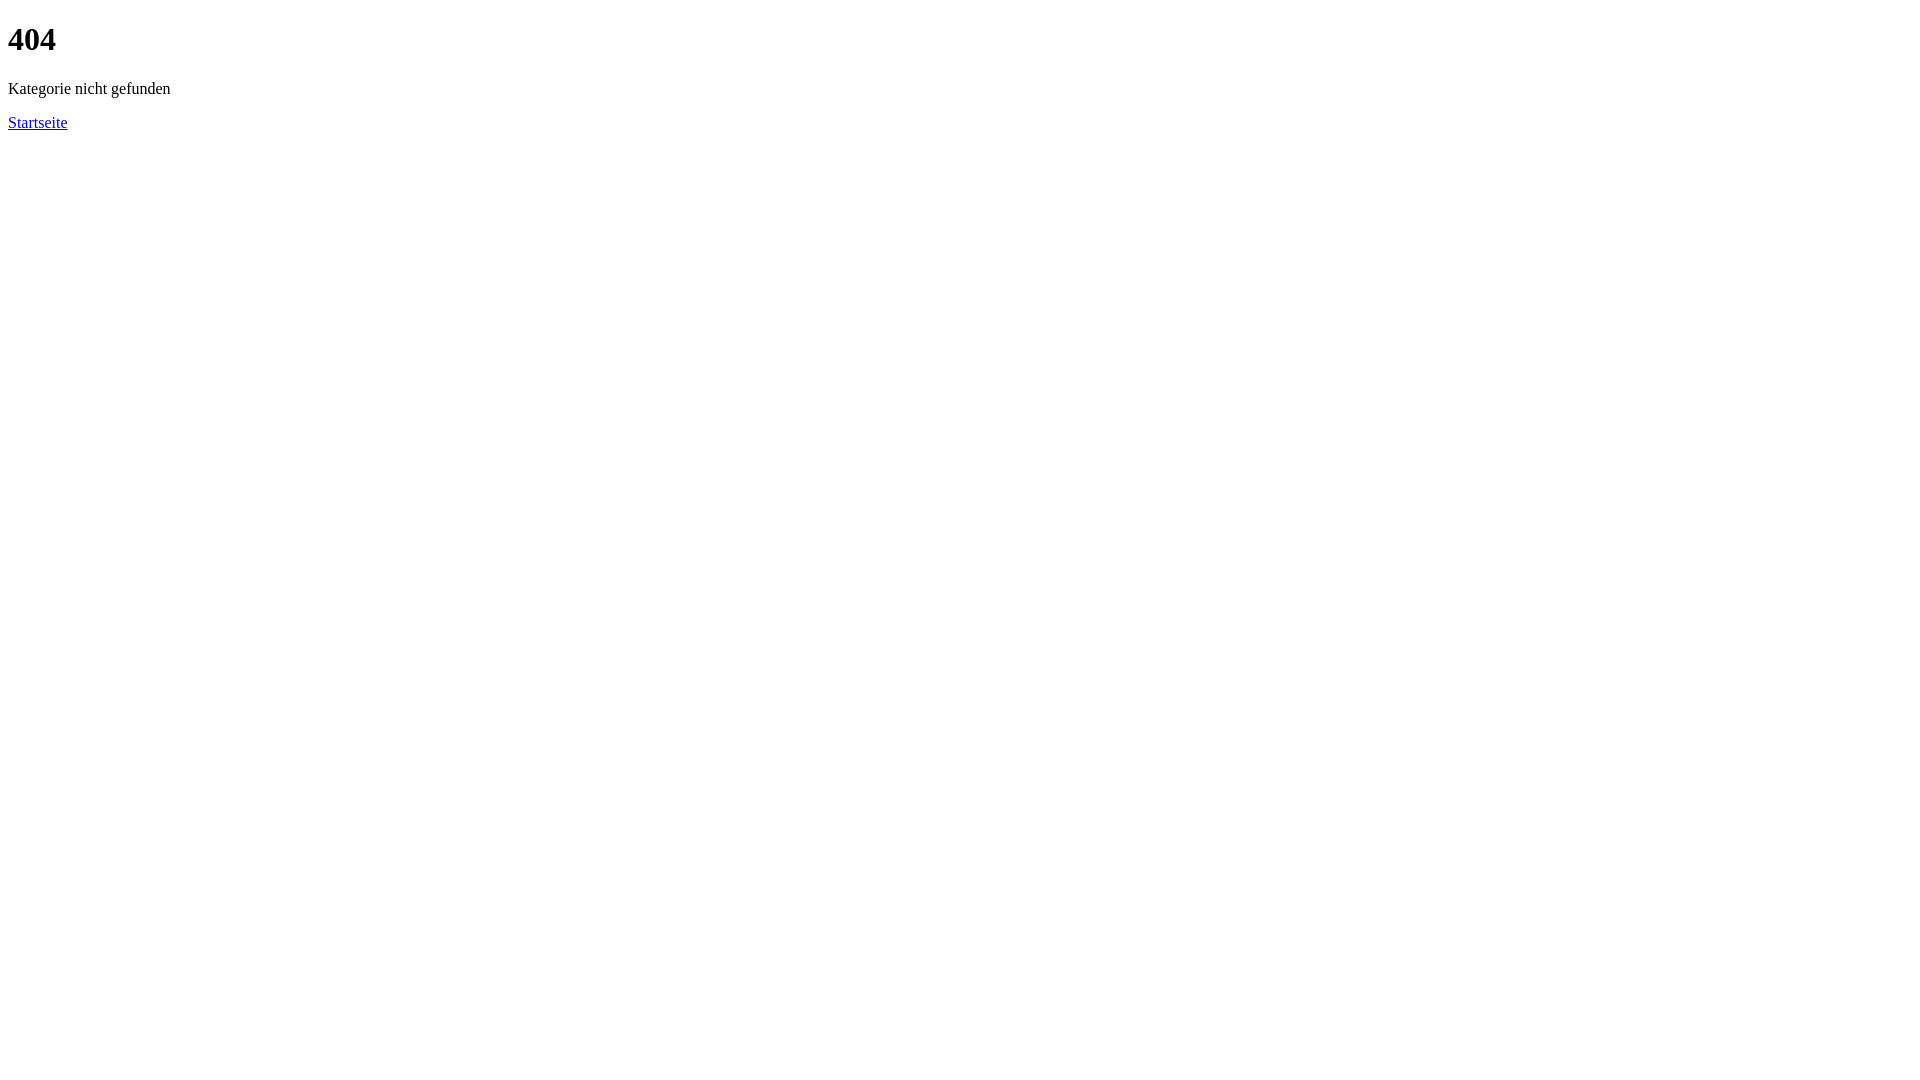 Image resolution: width=1920 pixels, height=1080 pixels. I want to click on 'Startseite', so click(38, 122).